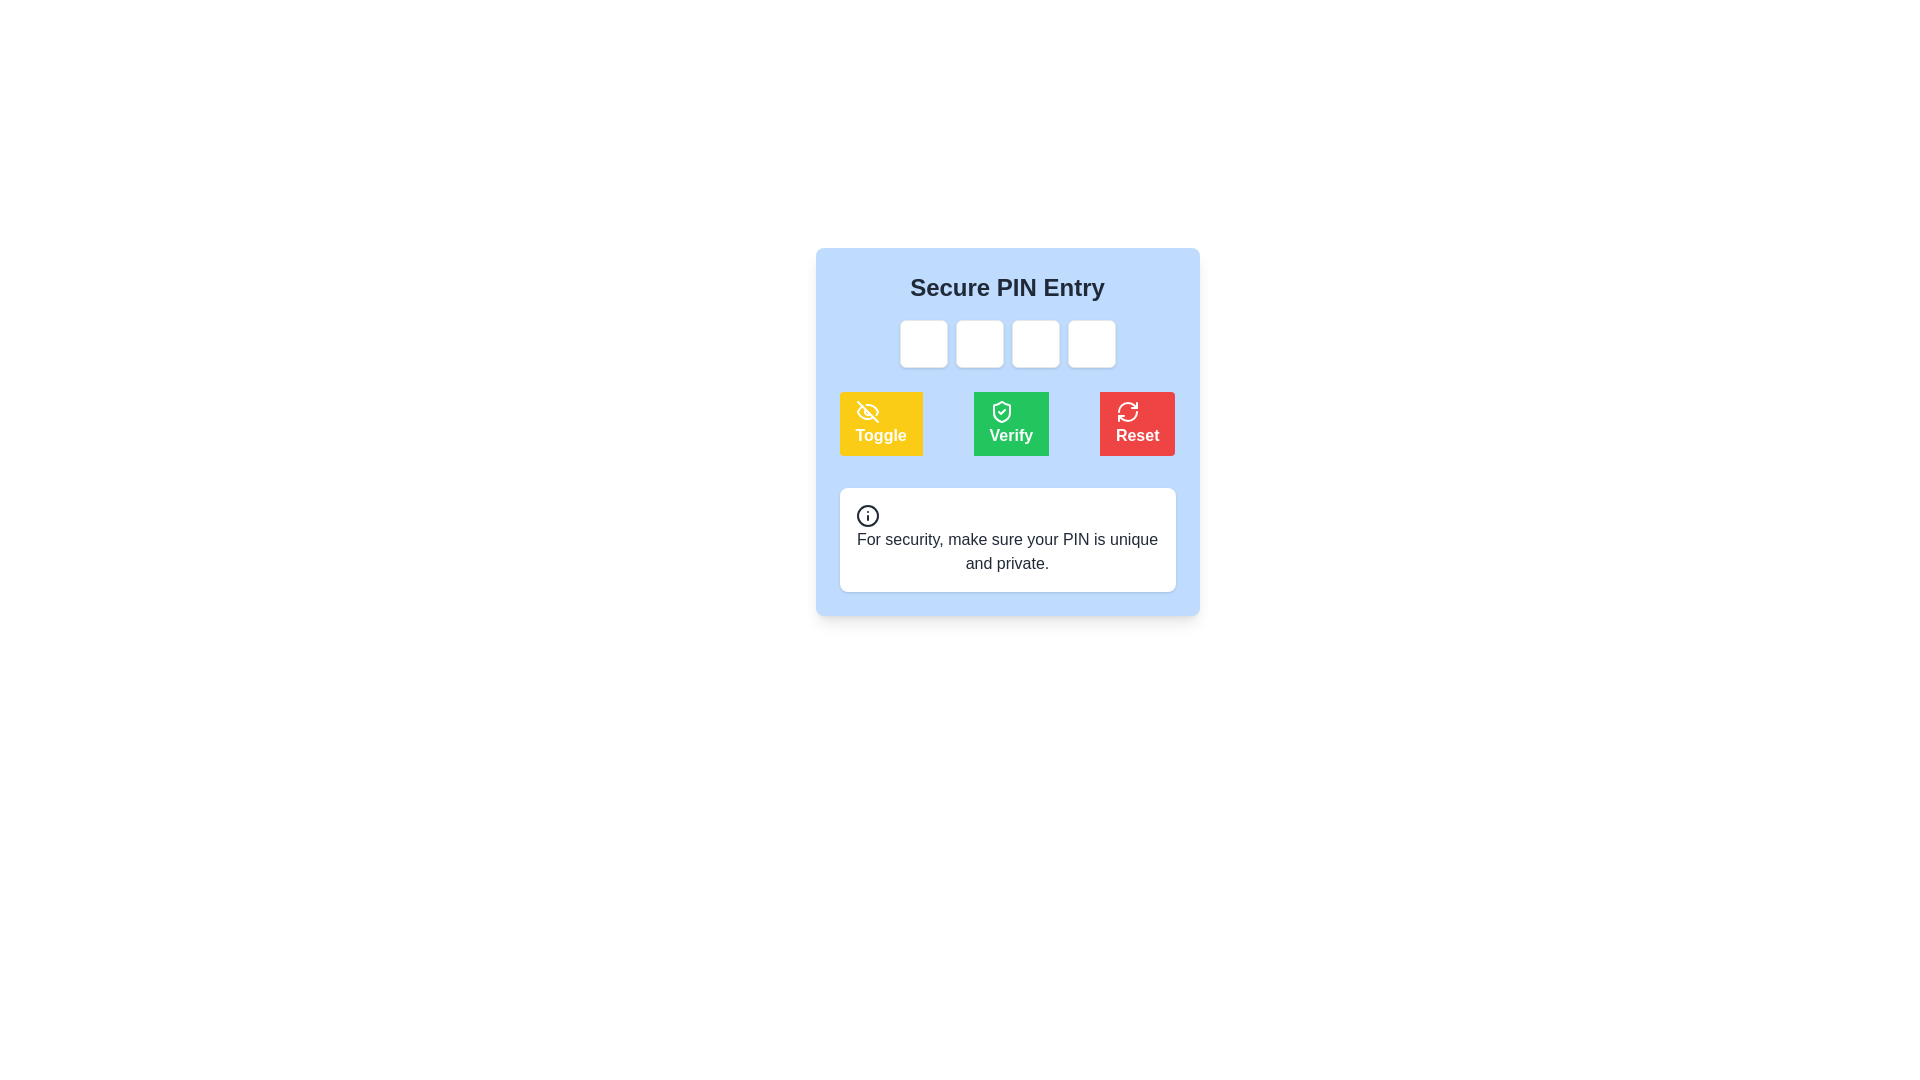 Image resolution: width=1920 pixels, height=1080 pixels. Describe the element at coordinates (867, 411) in the screenshot. I see `the eye-off icon located in the bottom-left corner of the interface` at that location.